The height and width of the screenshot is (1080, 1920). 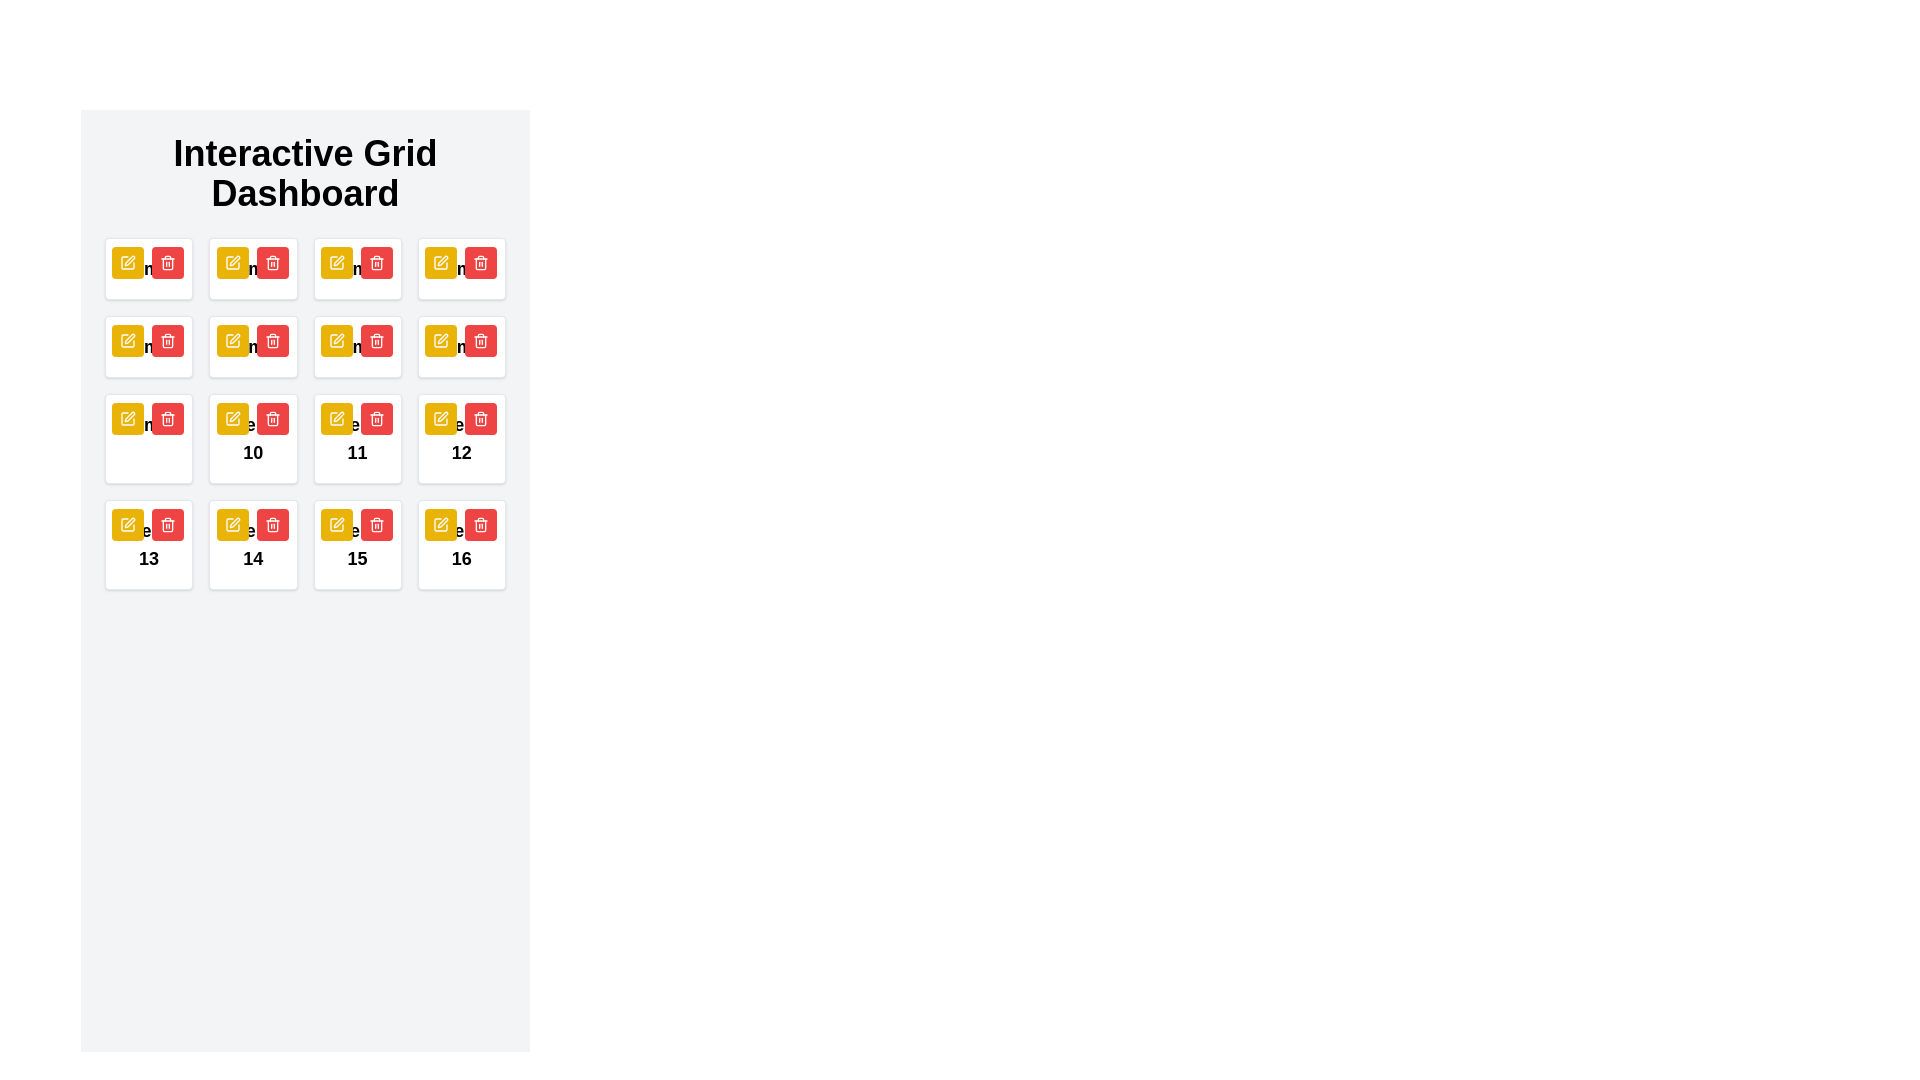 What do you see at coordinates (357, 438) in the screenshot?
I see `the text label displaying 'Item 11' in bold within the interactive grid layout, located in the third row and third column` at bounding box center [357, 438].